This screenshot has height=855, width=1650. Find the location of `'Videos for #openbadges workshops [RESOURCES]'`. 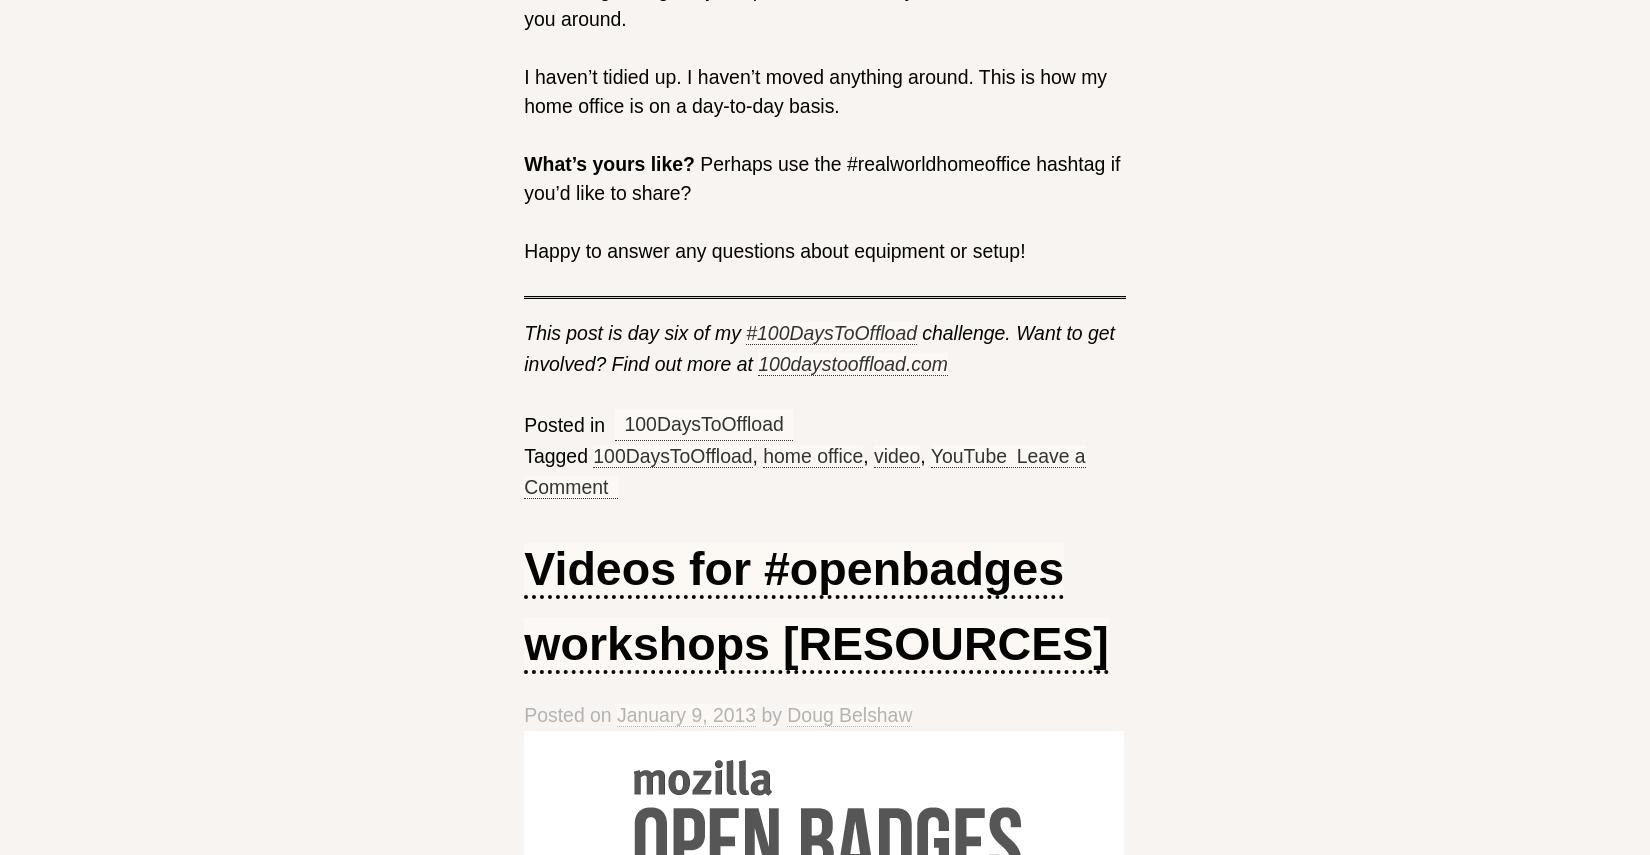

'Videos for #openbadges workshops [RESOURCES]' is located at coordinates (814, 606).